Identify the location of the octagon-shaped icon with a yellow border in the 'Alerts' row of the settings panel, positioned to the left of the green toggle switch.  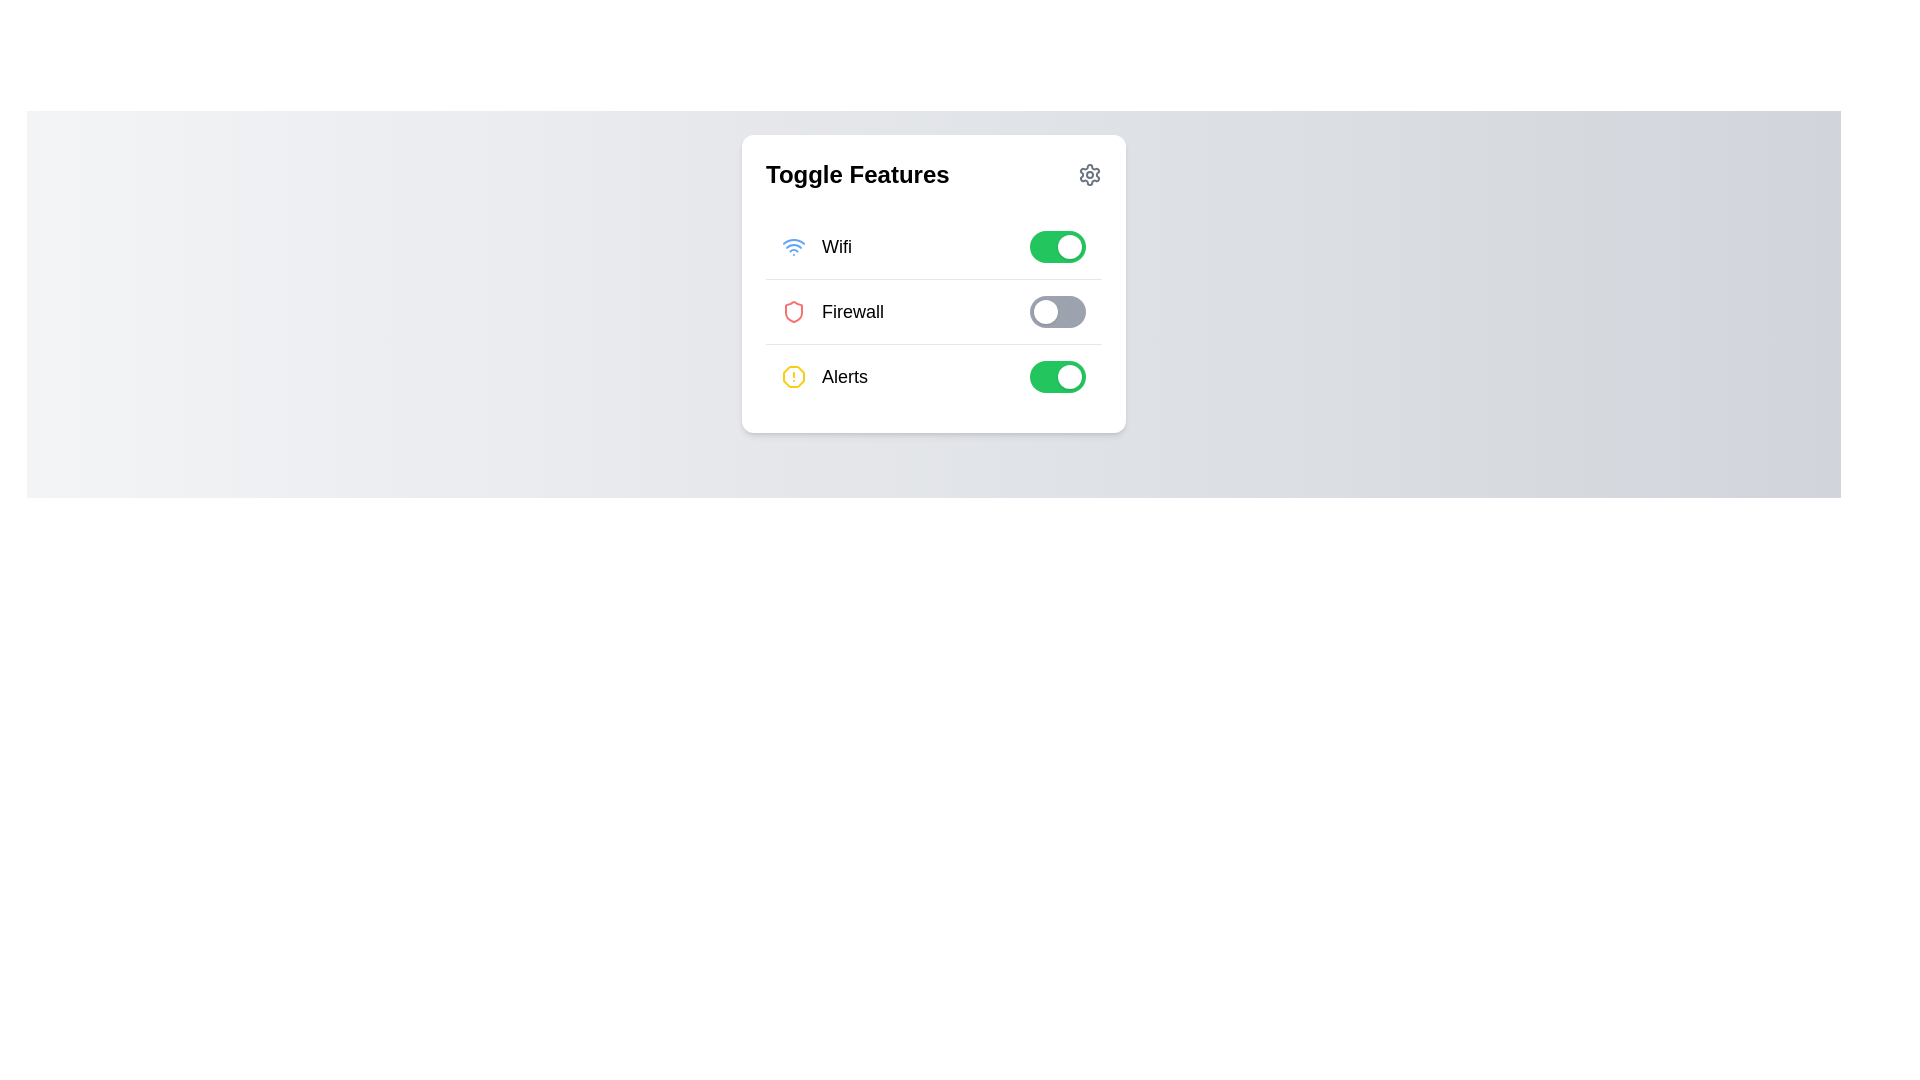
(792, 377).